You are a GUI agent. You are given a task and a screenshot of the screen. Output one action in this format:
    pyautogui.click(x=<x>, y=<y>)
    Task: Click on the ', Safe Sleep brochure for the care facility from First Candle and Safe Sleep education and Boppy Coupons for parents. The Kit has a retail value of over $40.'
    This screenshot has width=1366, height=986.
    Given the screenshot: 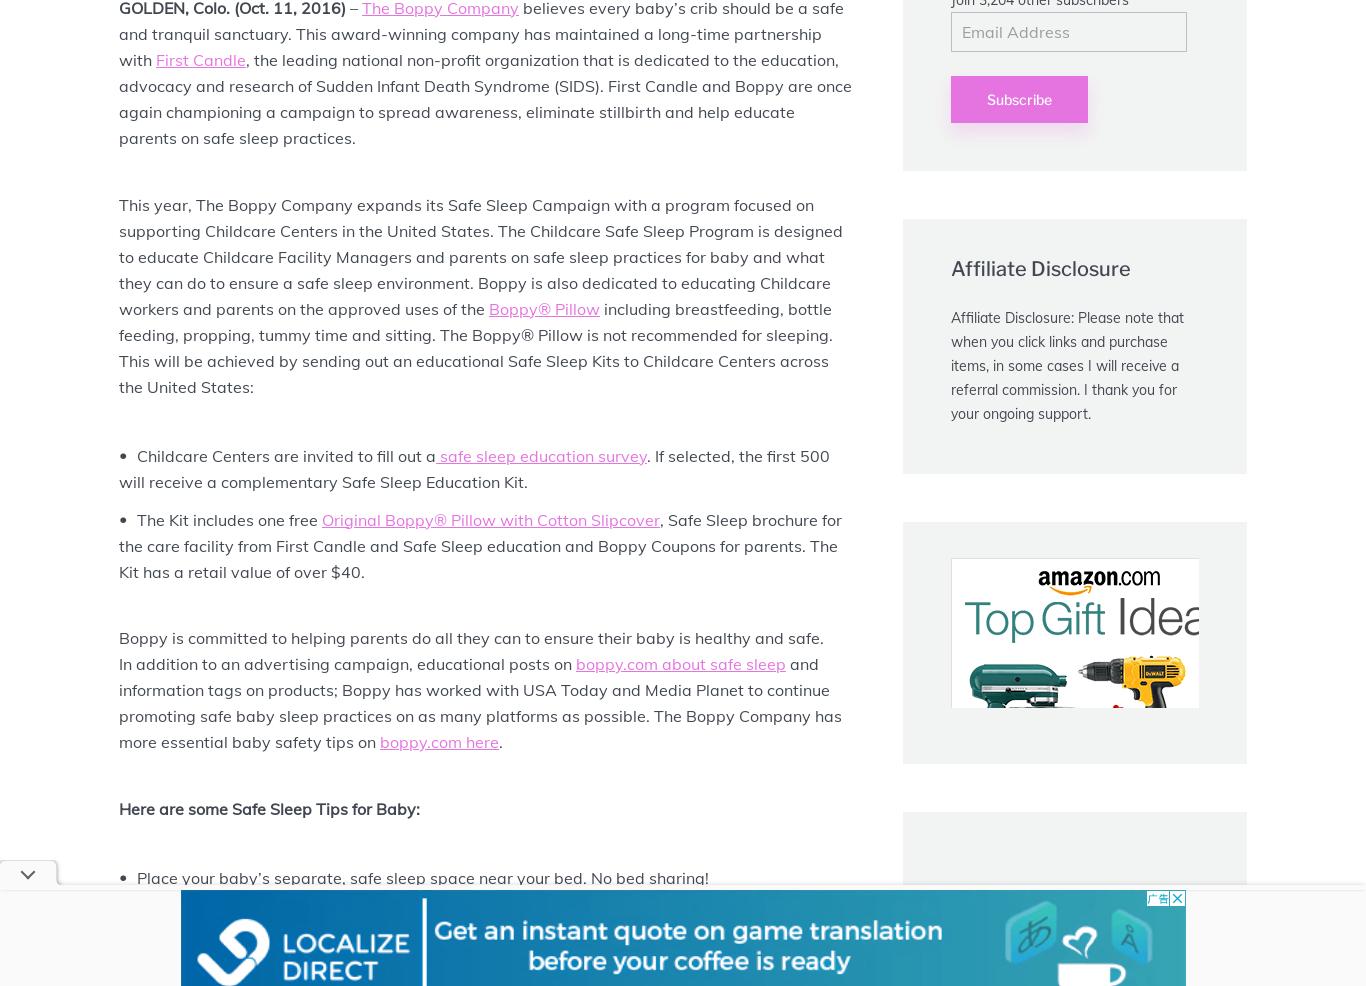 What is the action you would take?
    pyautogui.click(x=480, y=543)
    